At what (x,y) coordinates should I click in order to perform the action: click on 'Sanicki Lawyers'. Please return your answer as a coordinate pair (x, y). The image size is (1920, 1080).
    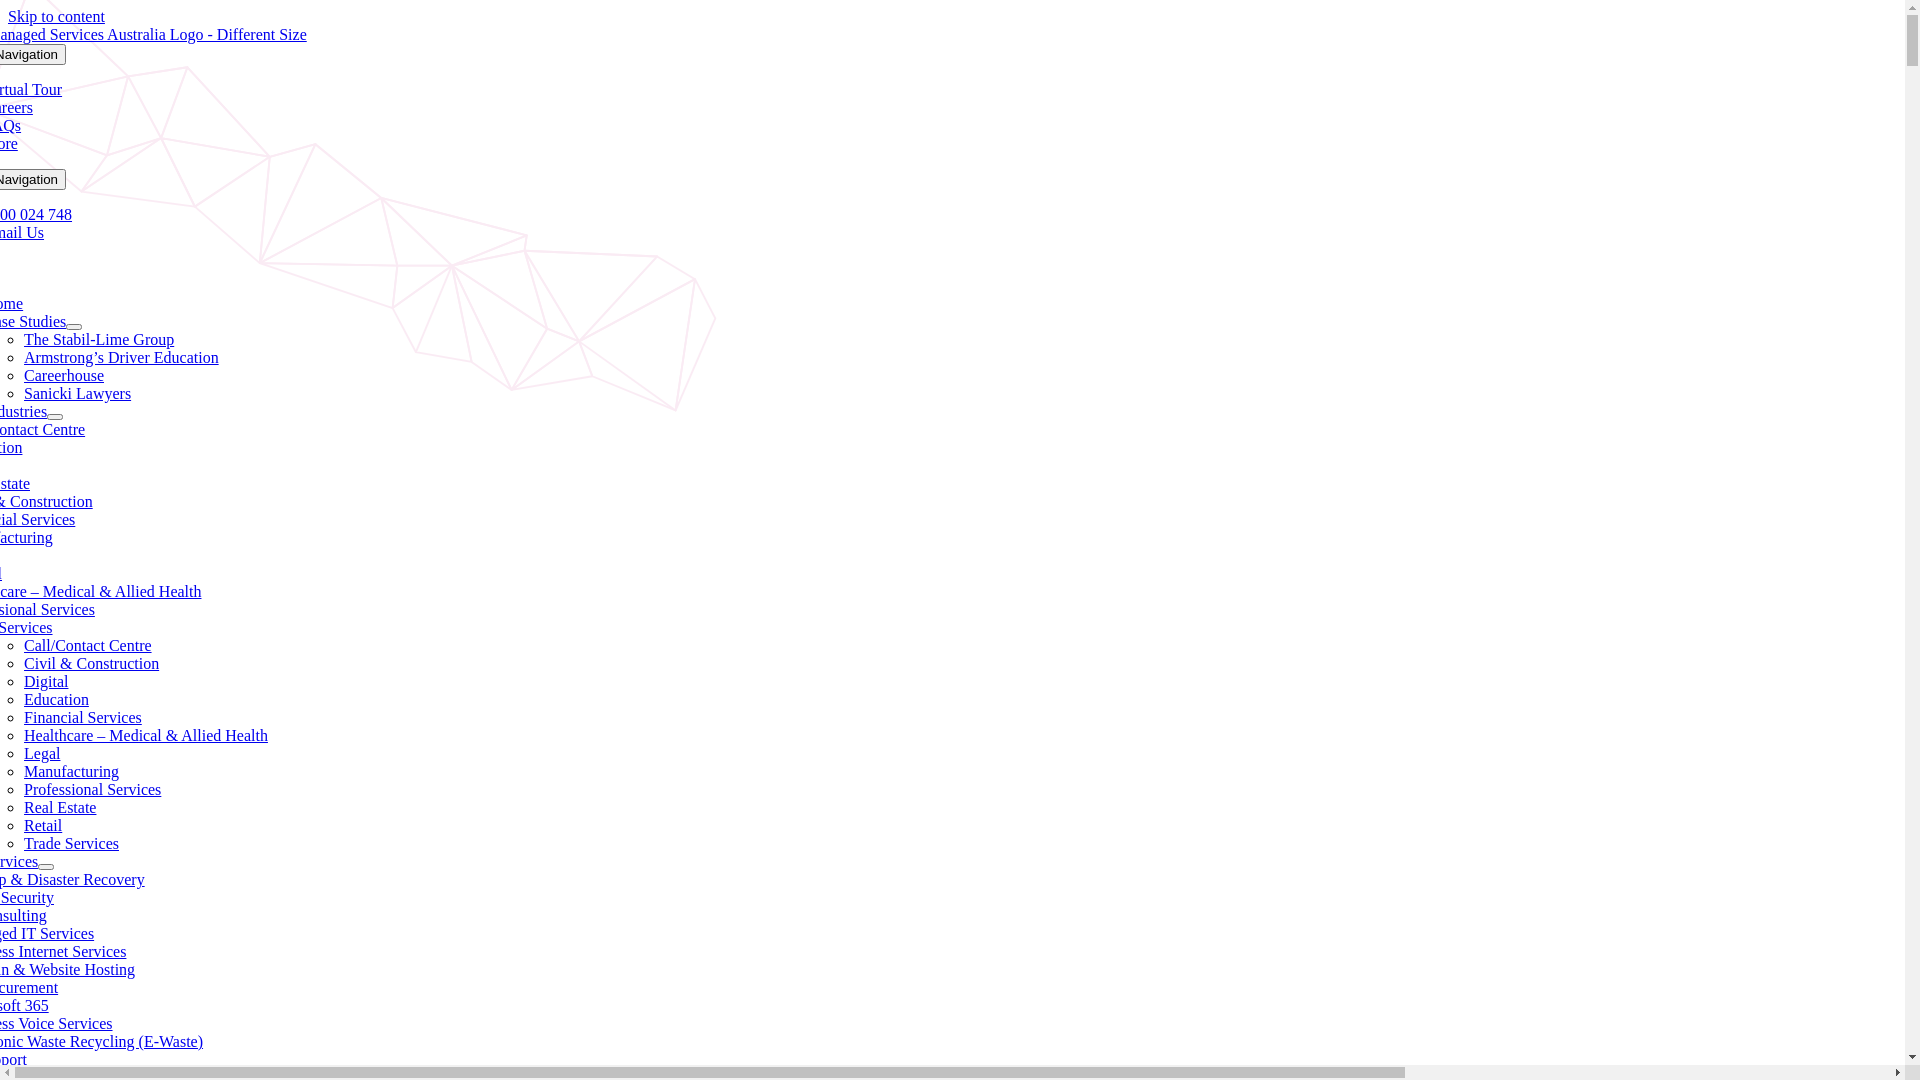
    Looking at the image, I should click on (77, 393).